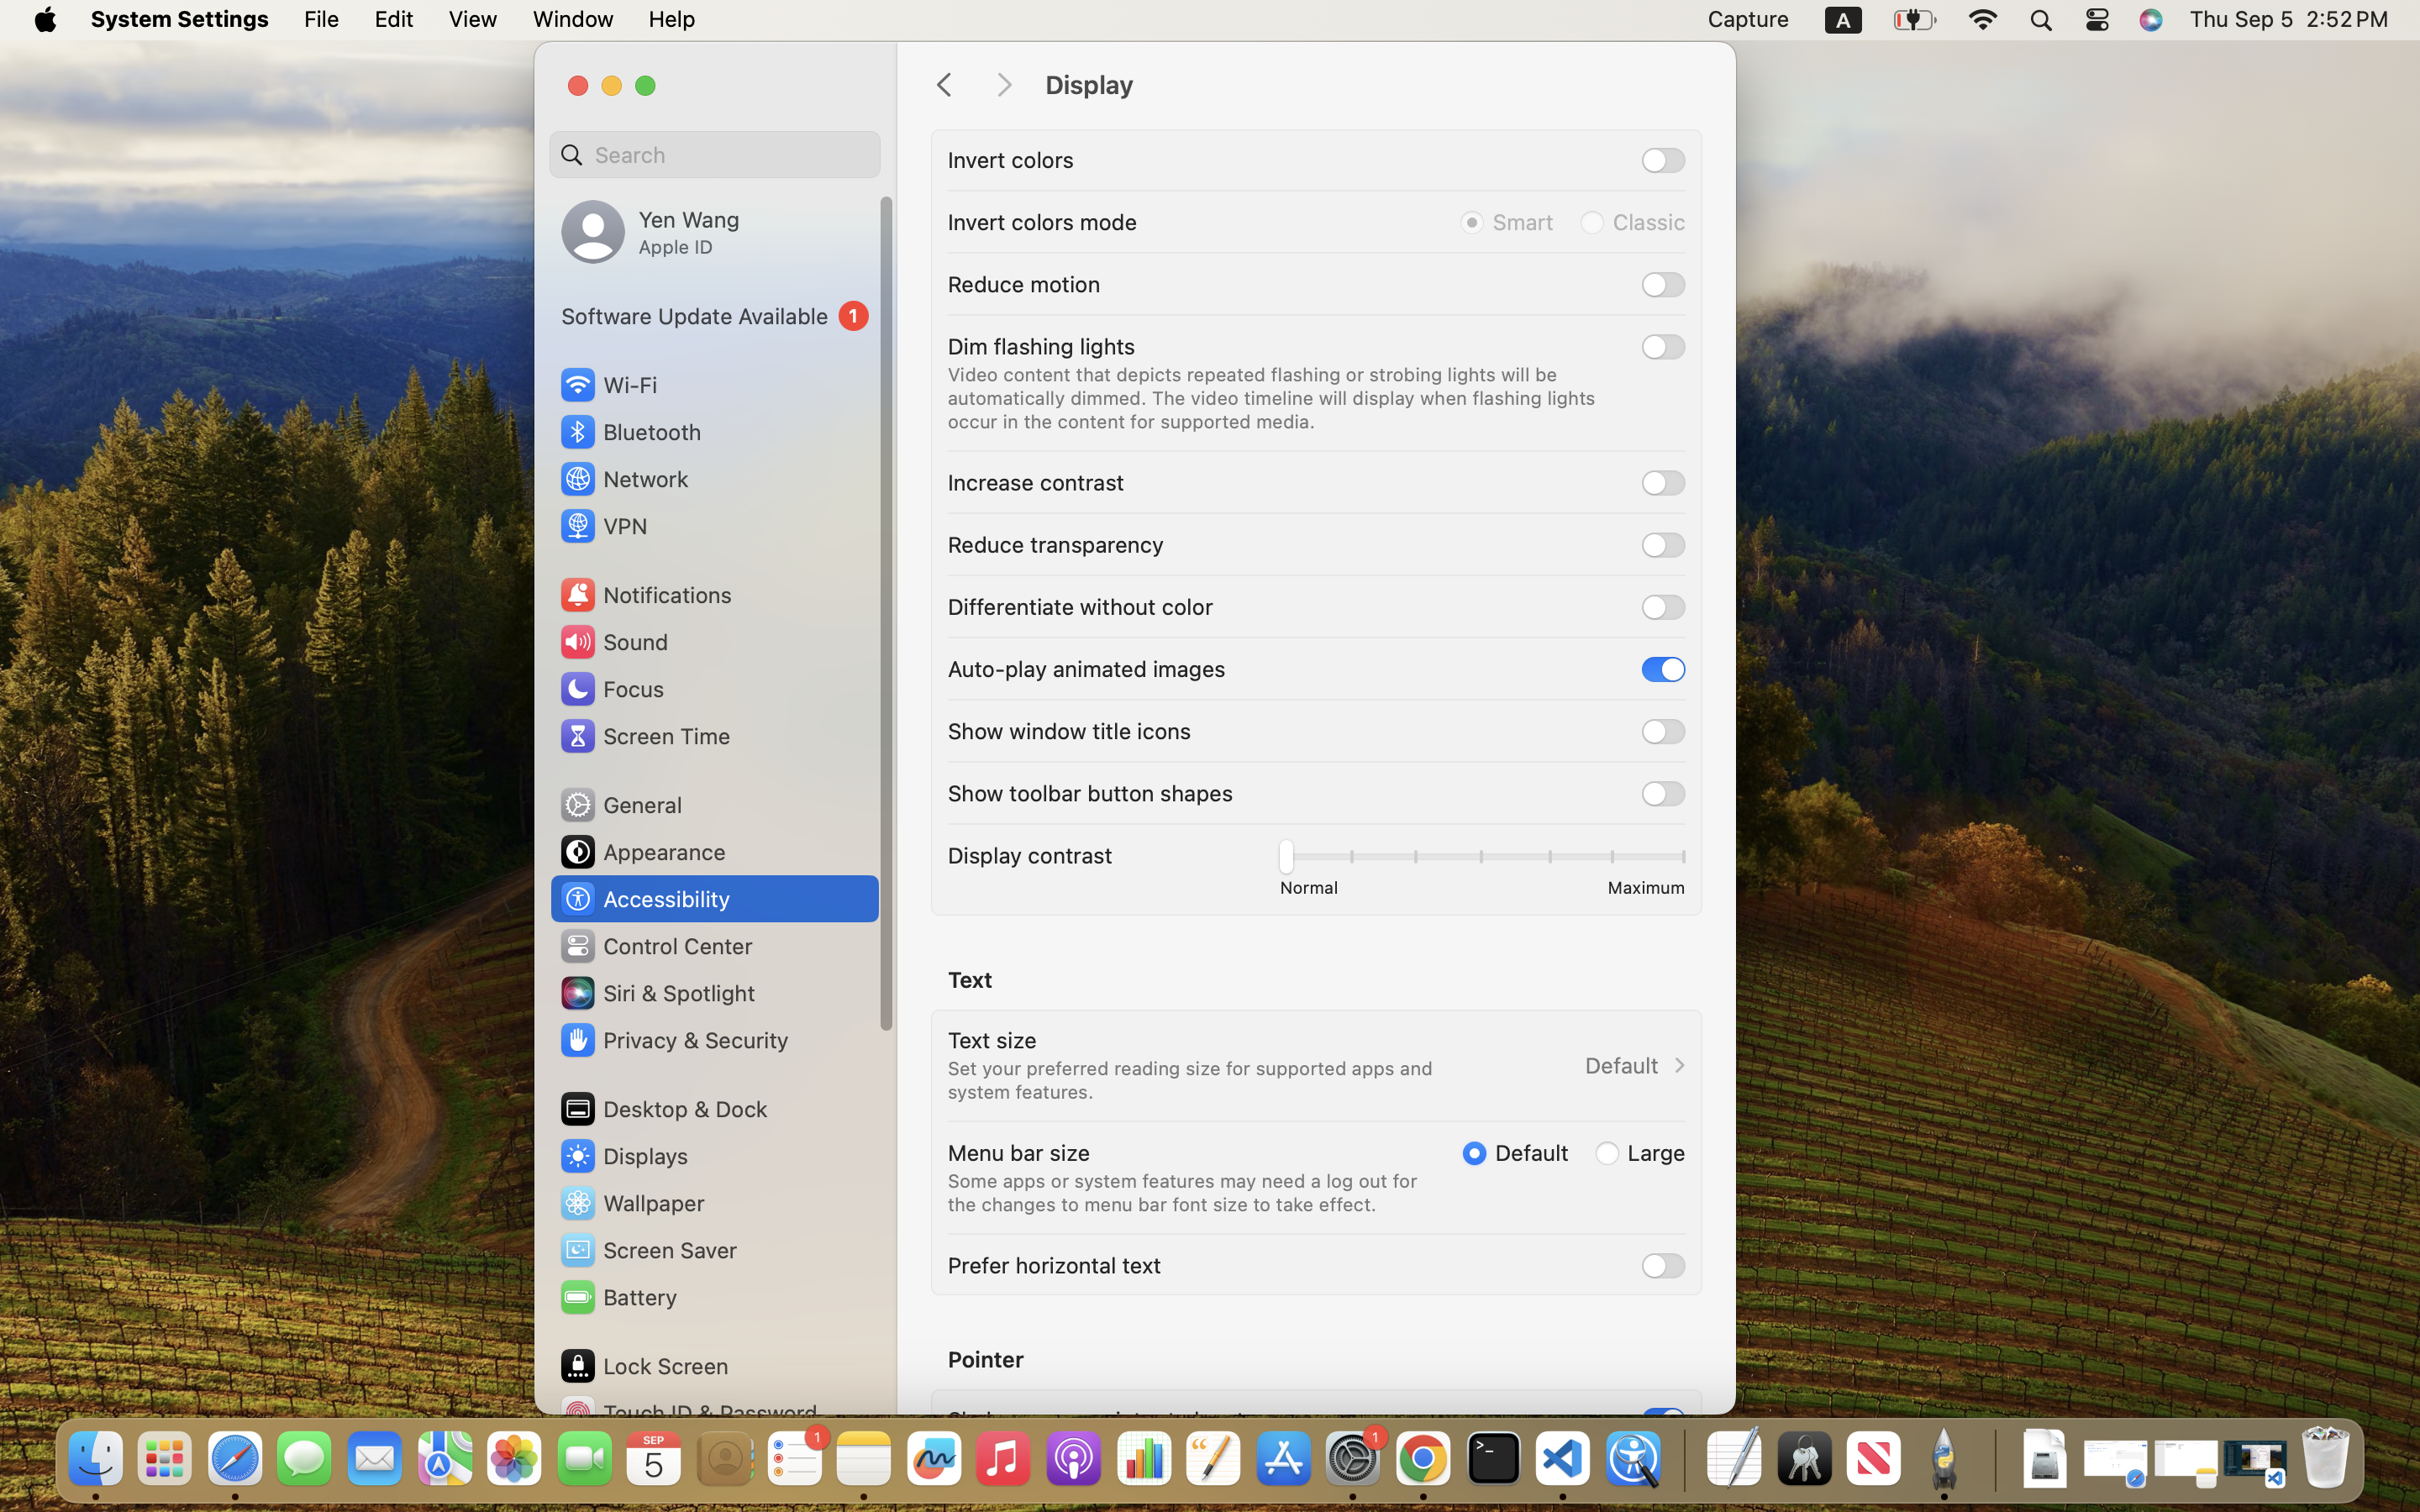 This screenshot has height=1512, width=2420. Describe the element at coordinates (616, 1296) in the screenshot. I see `'Battery'` at that location.